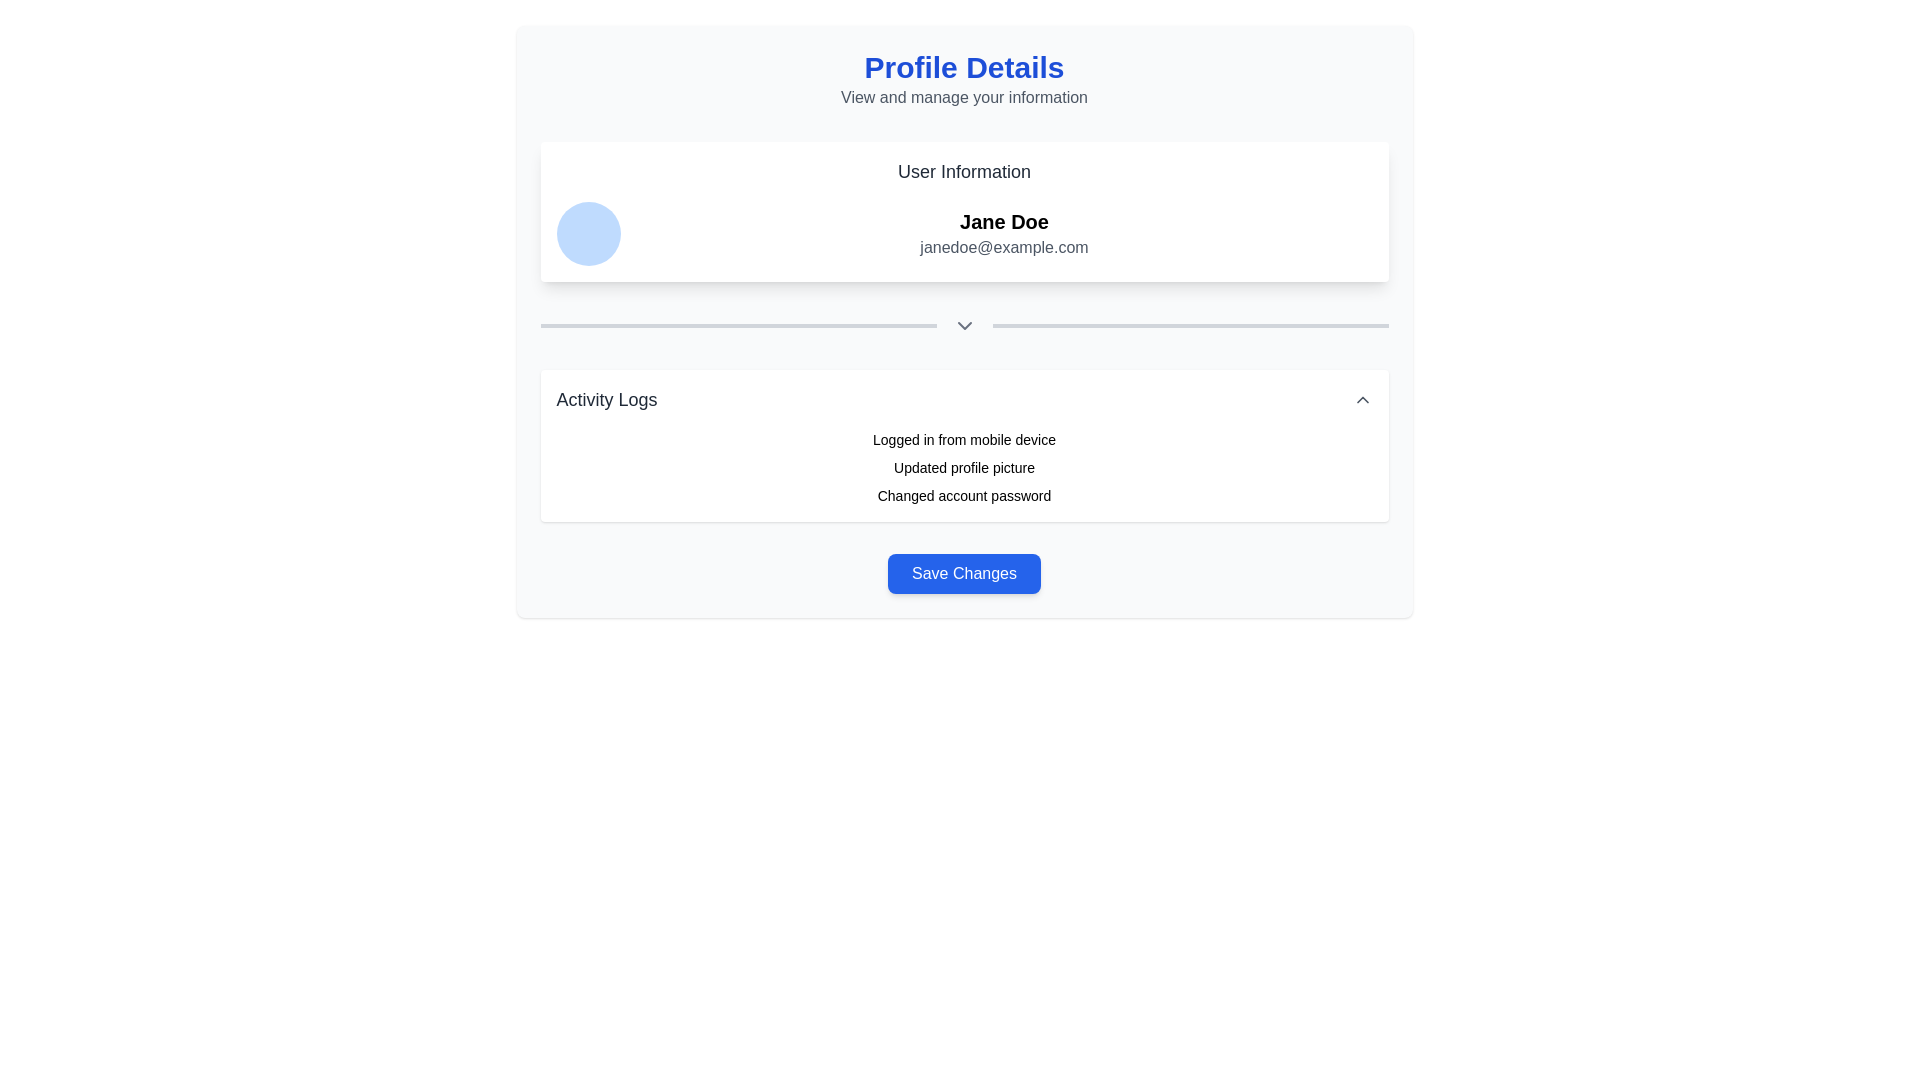 The width and height of the screenshot is (1920, 1080). I want to click on the 'Activity Logs' text label, which is styled in bold and larger font, located near the top-left corner of the header section, so click(606, 400).